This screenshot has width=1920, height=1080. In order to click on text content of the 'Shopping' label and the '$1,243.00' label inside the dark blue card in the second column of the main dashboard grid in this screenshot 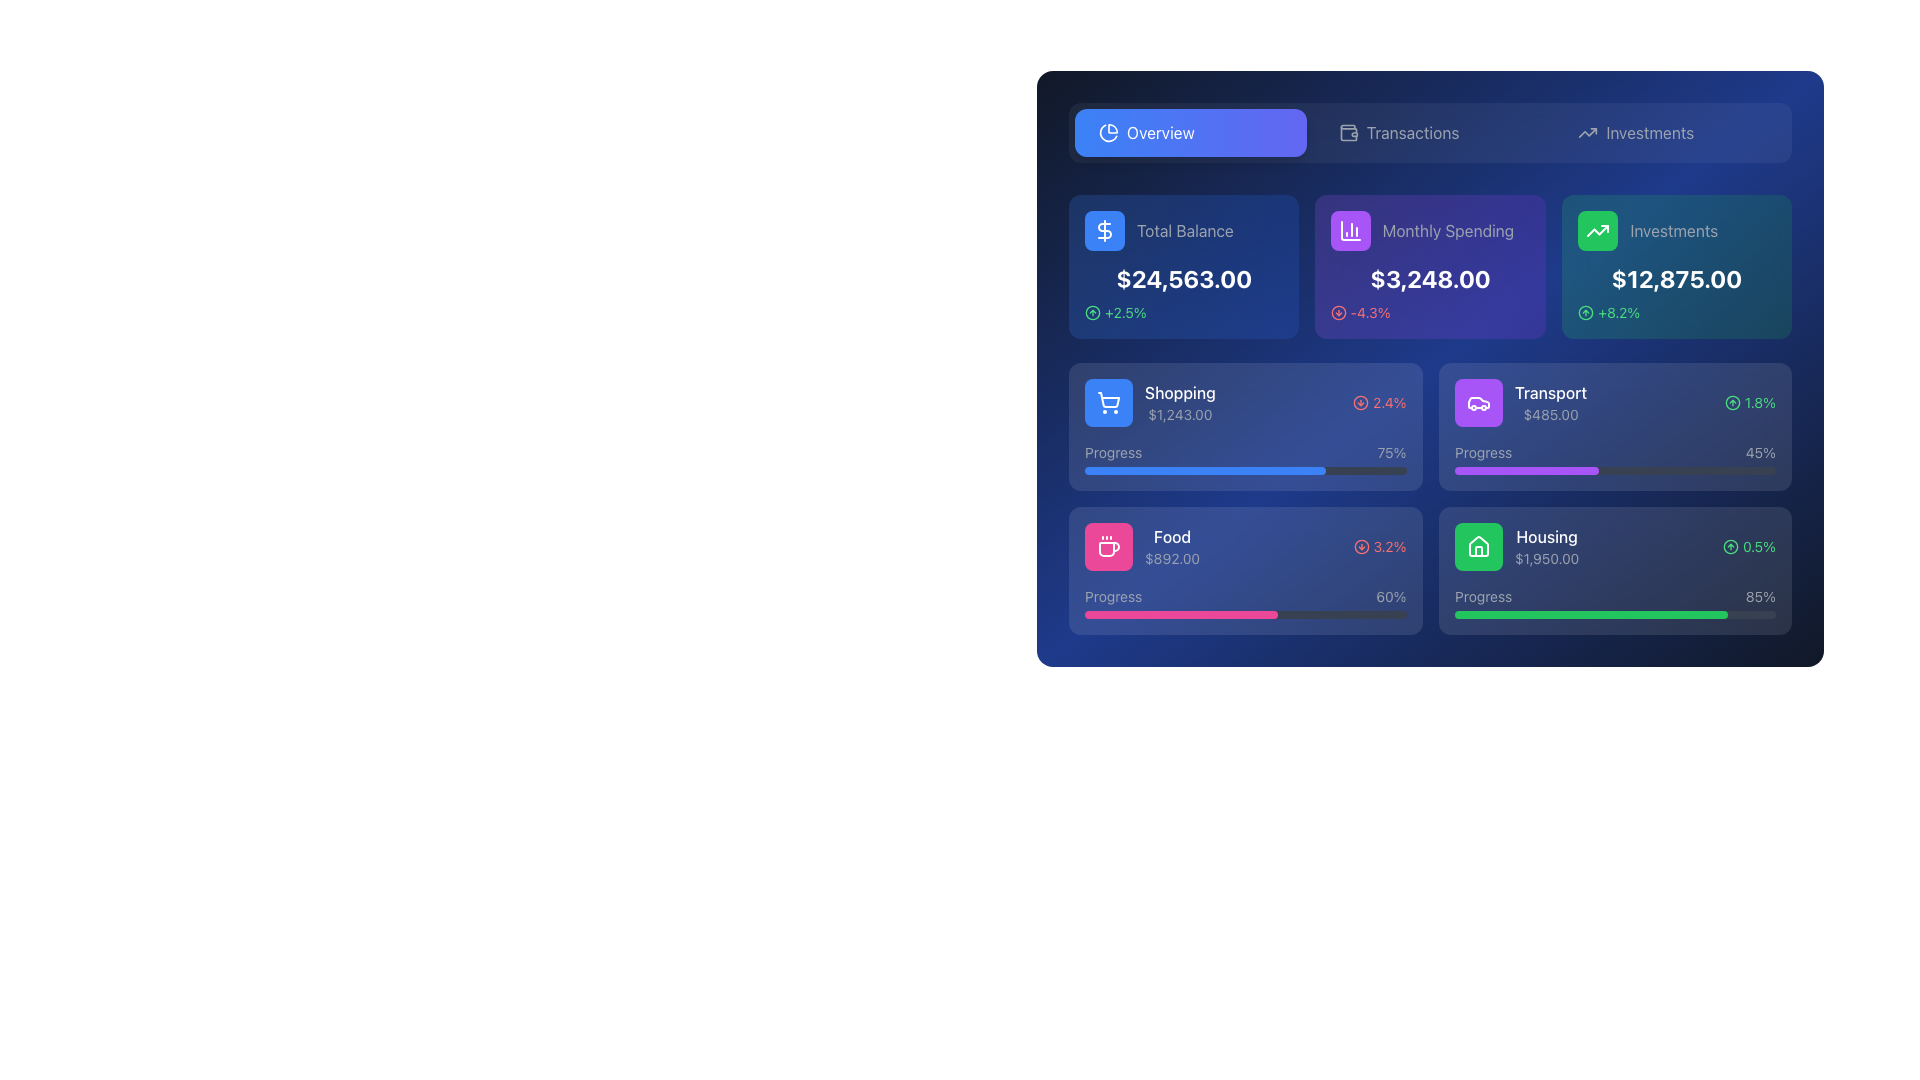, I will do `click(1180, 402)`.